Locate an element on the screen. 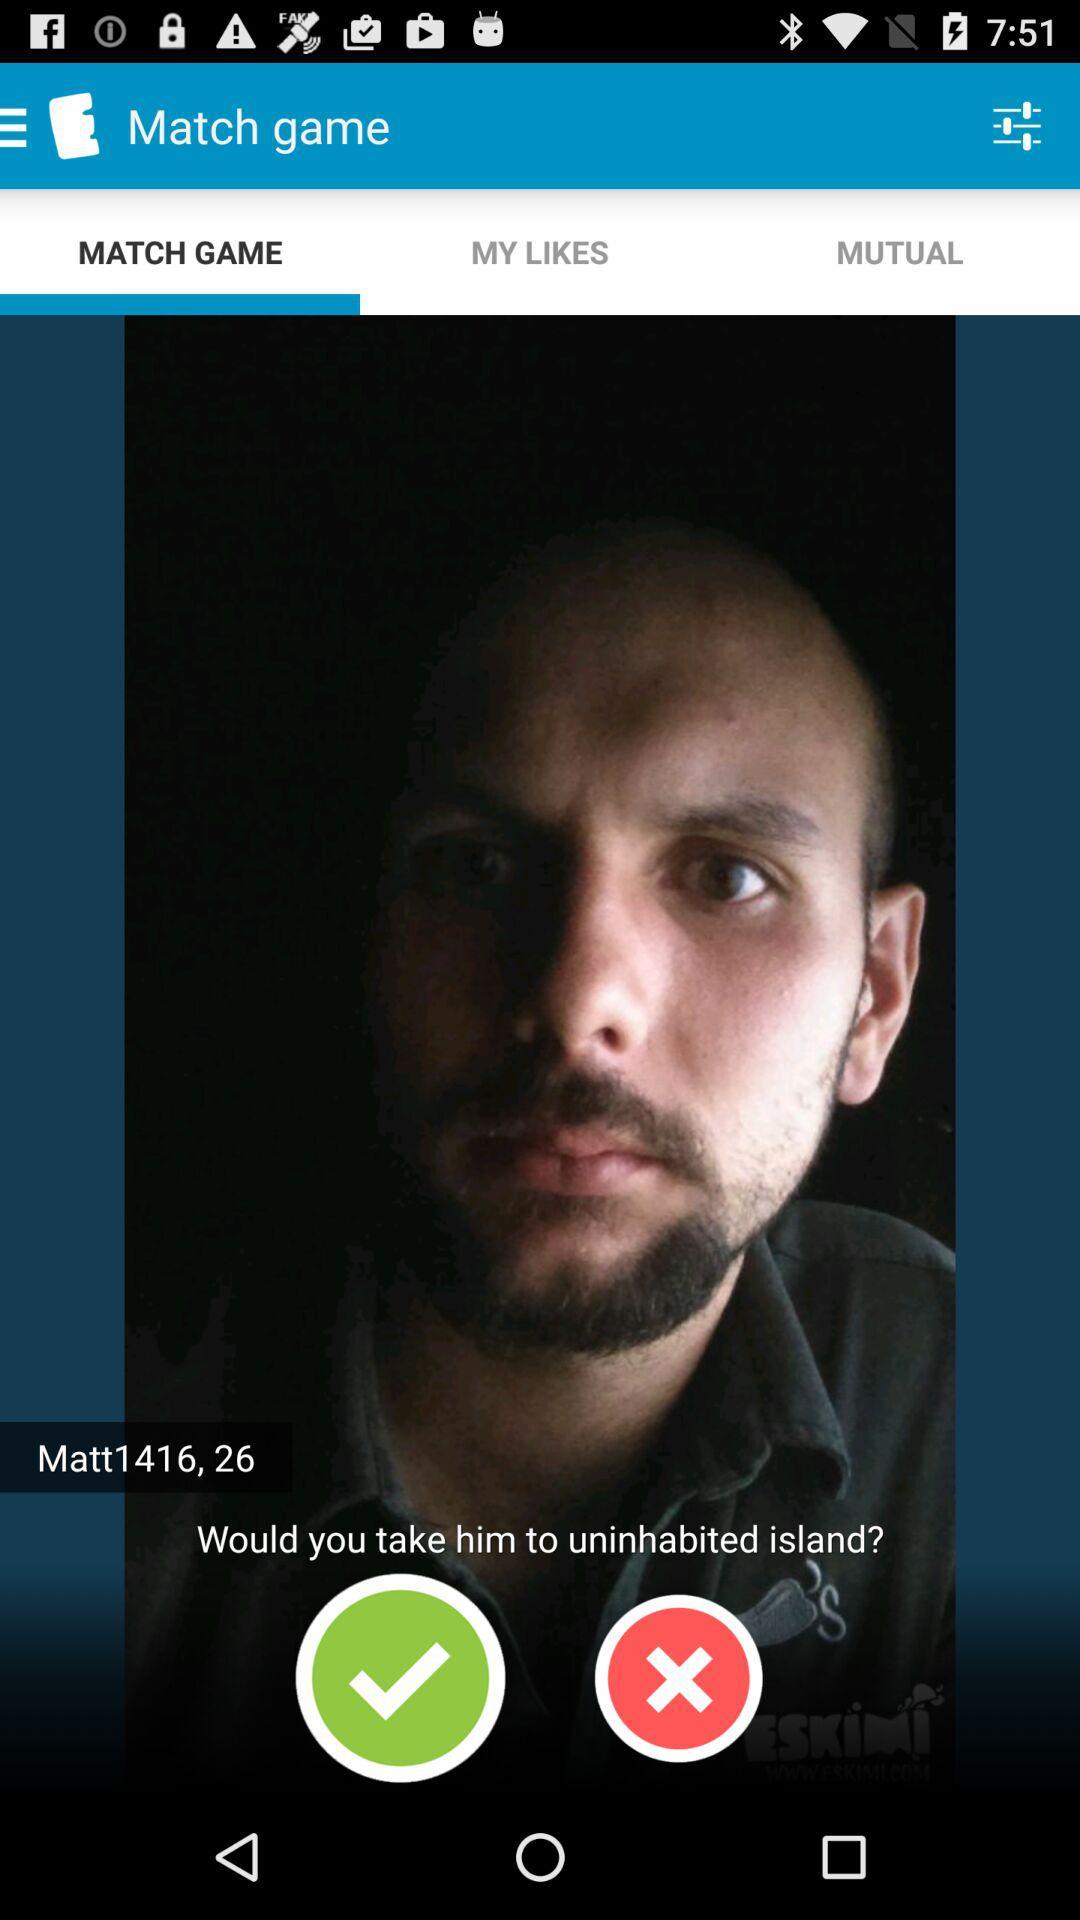 The width and height of the screenshot is (1080, 1920). and click option is located at coordinates (400, 1678).